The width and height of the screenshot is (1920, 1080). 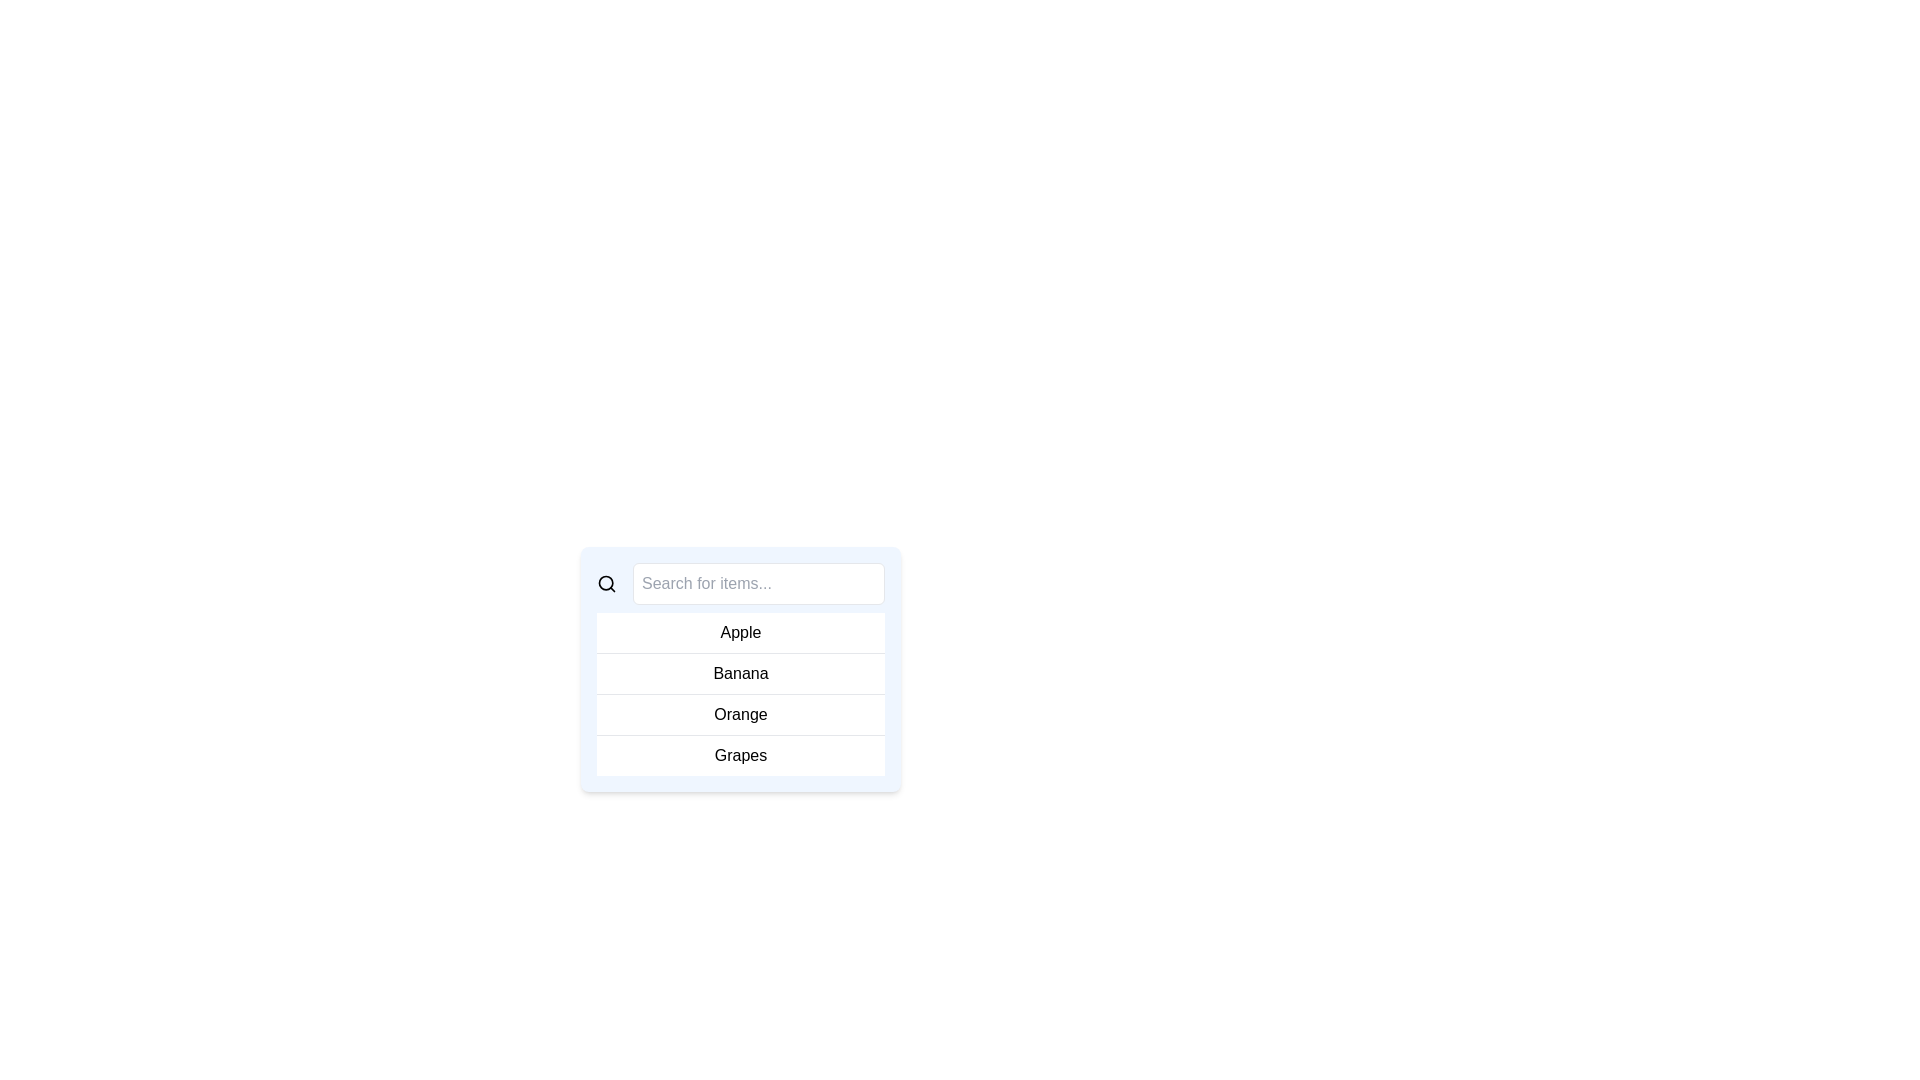 I want to click on the third list item labeled 'Orange', so click(x=739, y=713).